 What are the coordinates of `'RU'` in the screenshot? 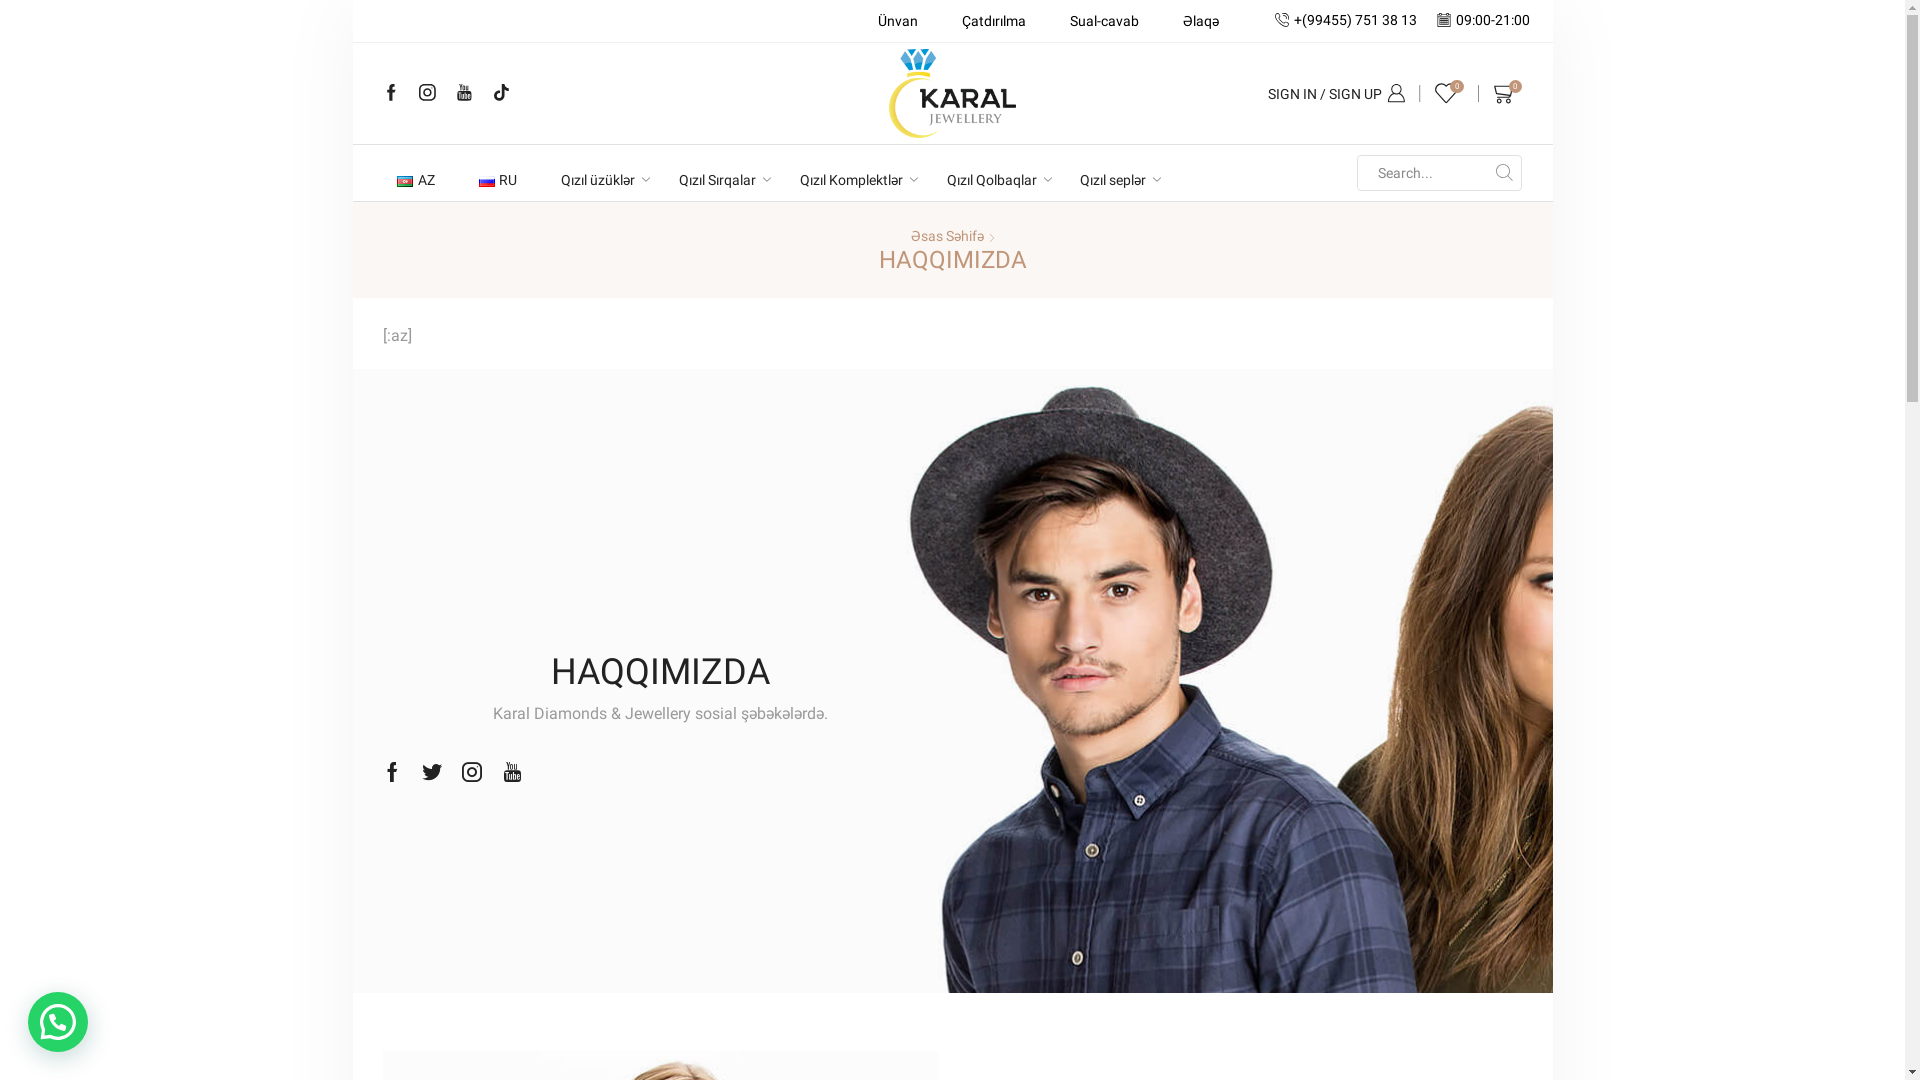 It's located at (498, 181).